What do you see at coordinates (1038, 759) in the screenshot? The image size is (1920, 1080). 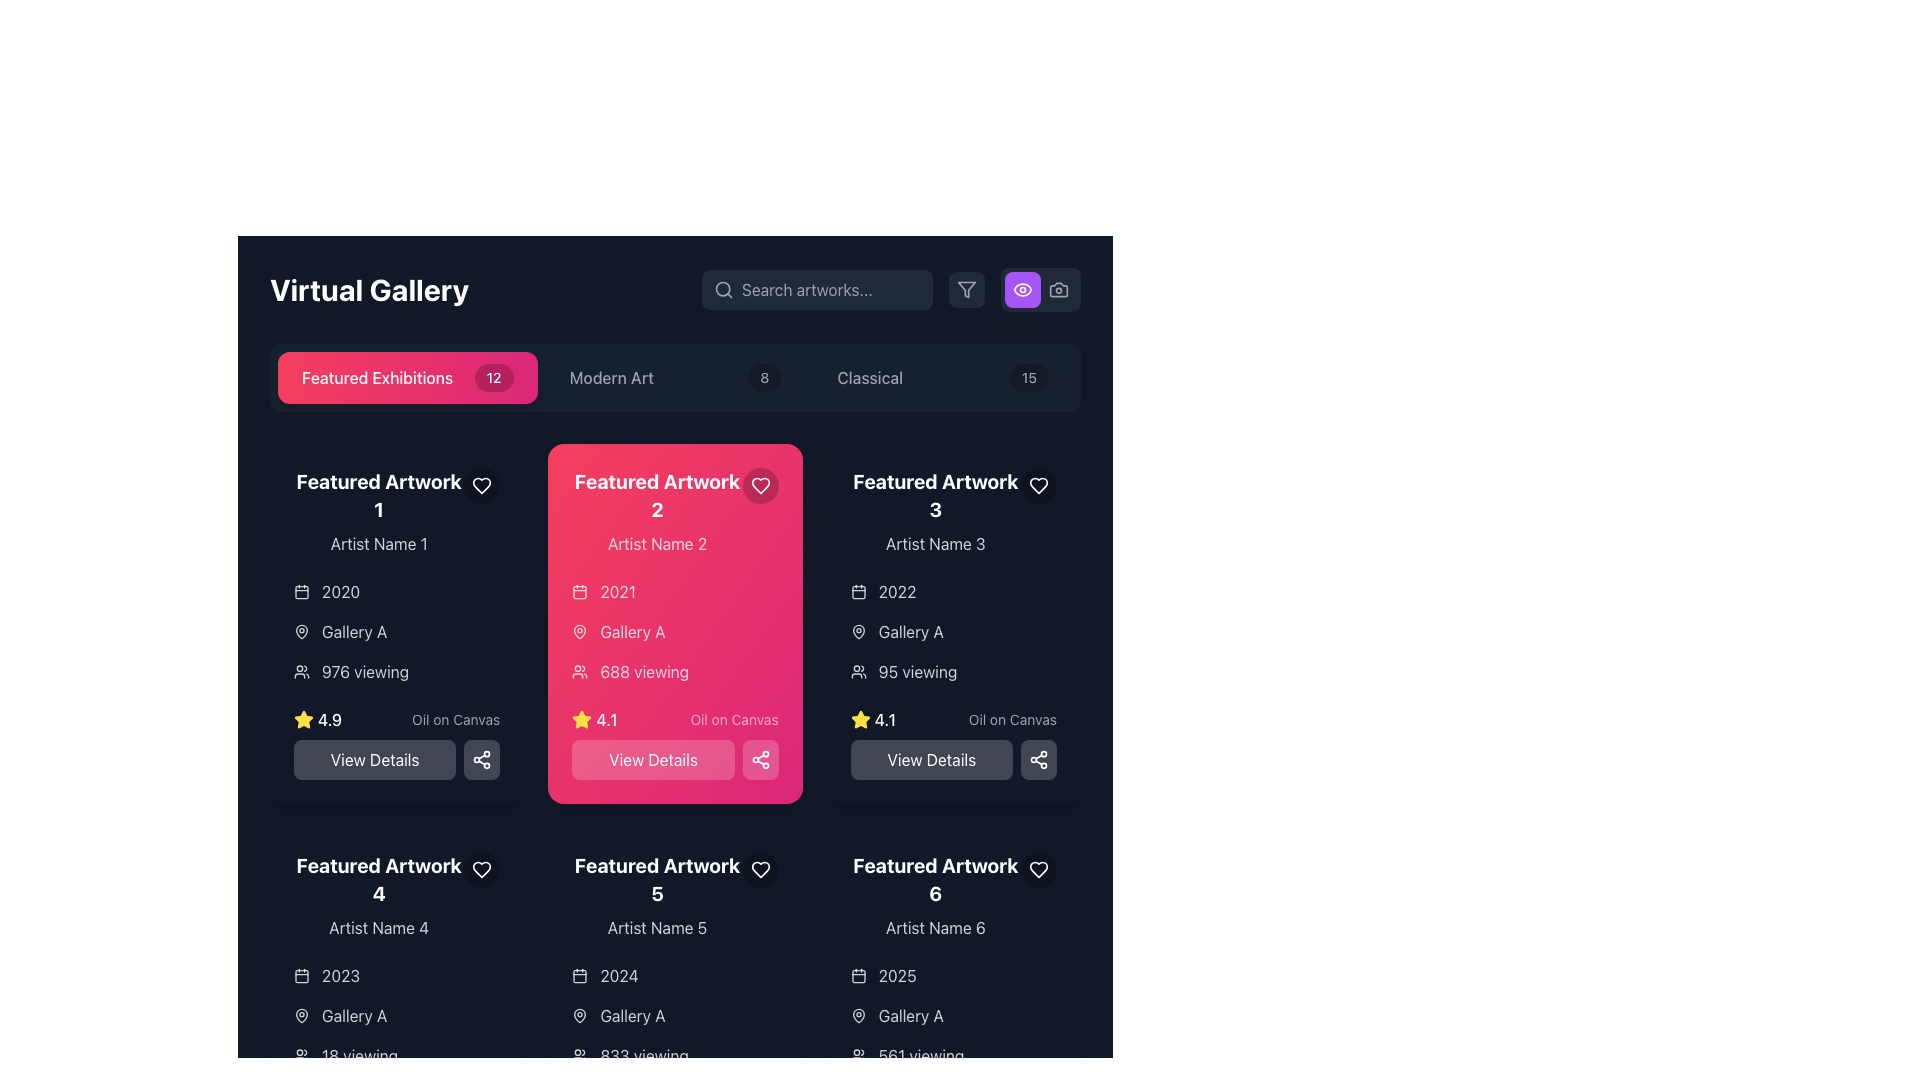 I see `the Share Icon, which is a connection diagram with three circles joined by lines, displayed in white on a dark background, located in the bottom-right corner of the third artwork card` at bounding box center [1038, 759].